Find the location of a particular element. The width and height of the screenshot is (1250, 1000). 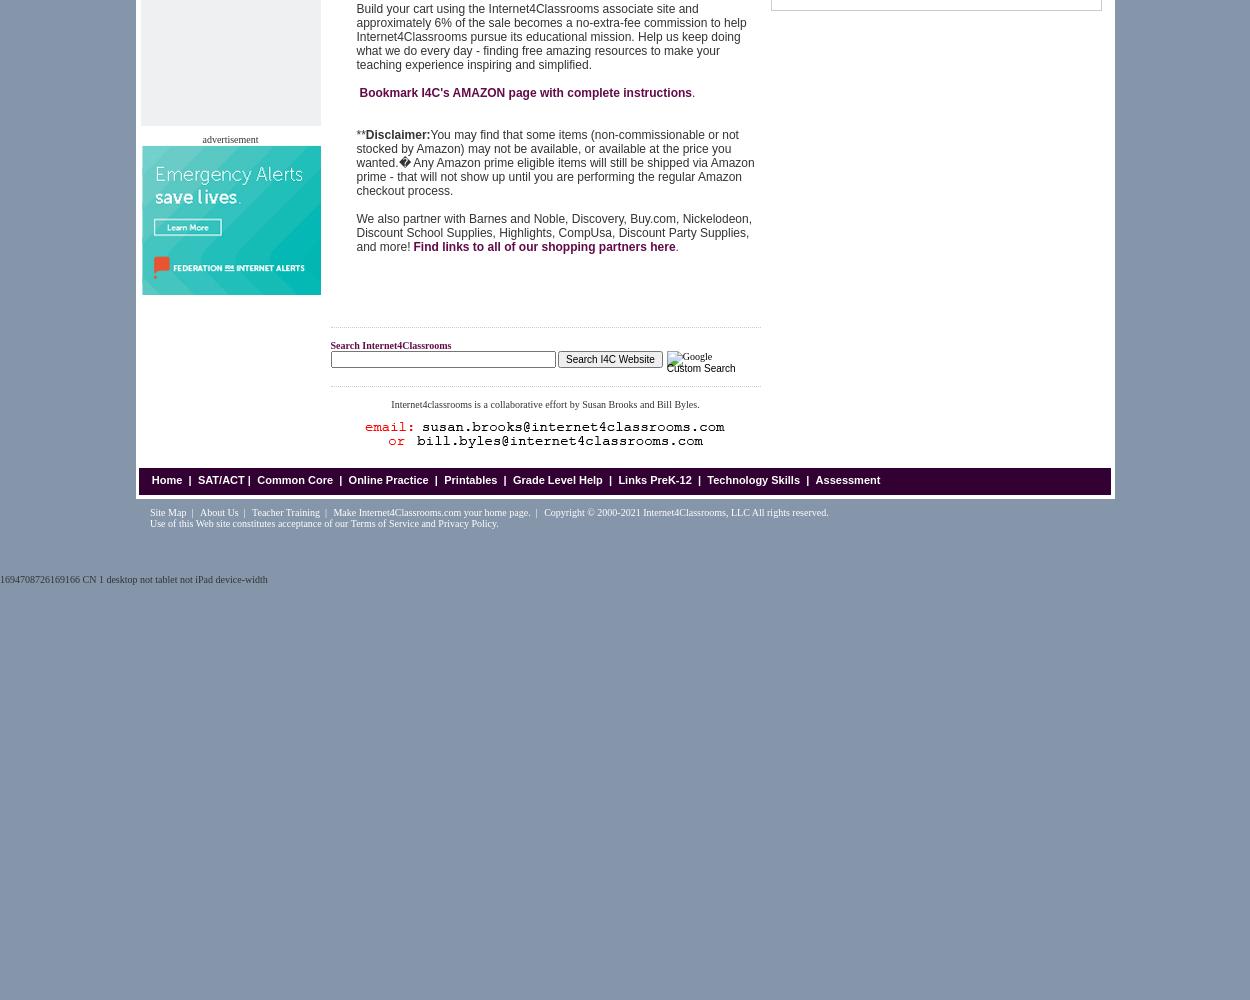

'Bookmark I4C's AMAZON page with complete instructions' is located at coordinates (525, 92).